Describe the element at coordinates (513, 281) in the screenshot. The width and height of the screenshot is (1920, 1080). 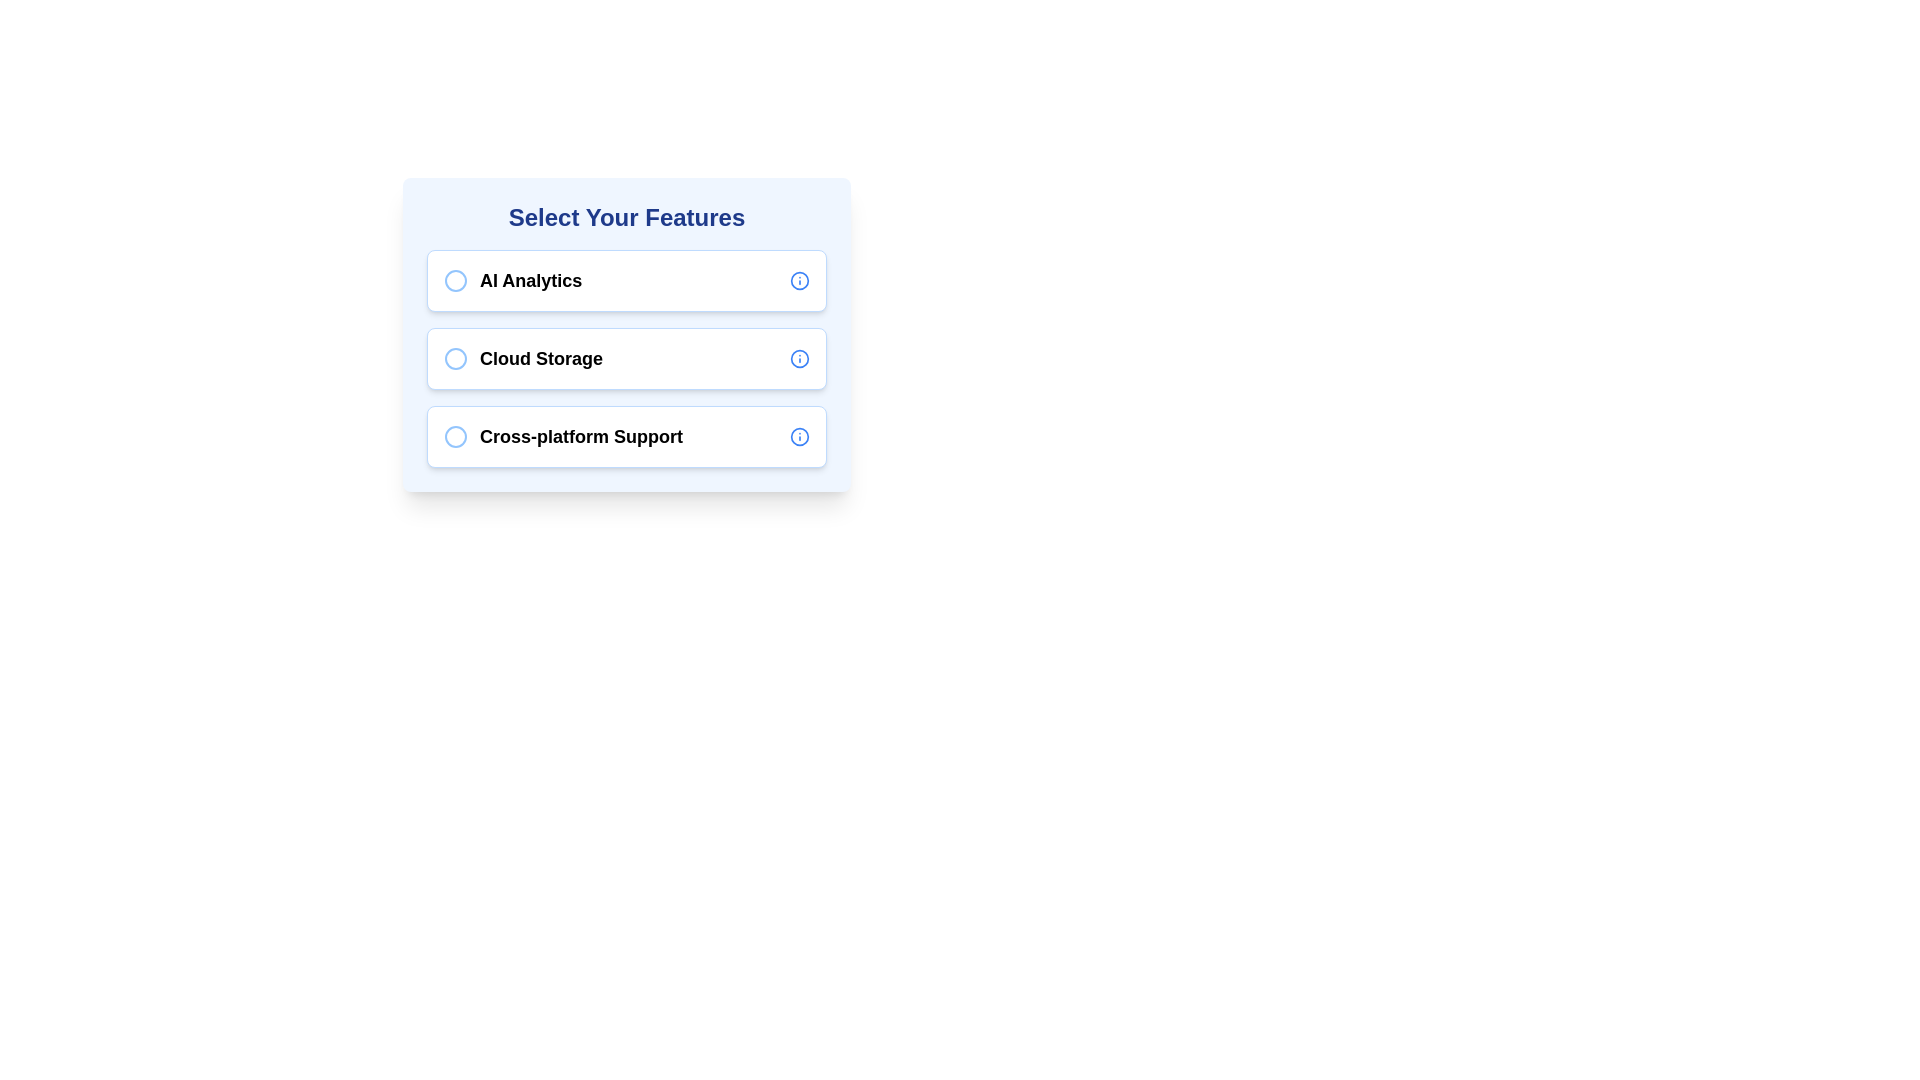
I see `the first selectable feature text label in the 'Select Your Features' card` at that location.